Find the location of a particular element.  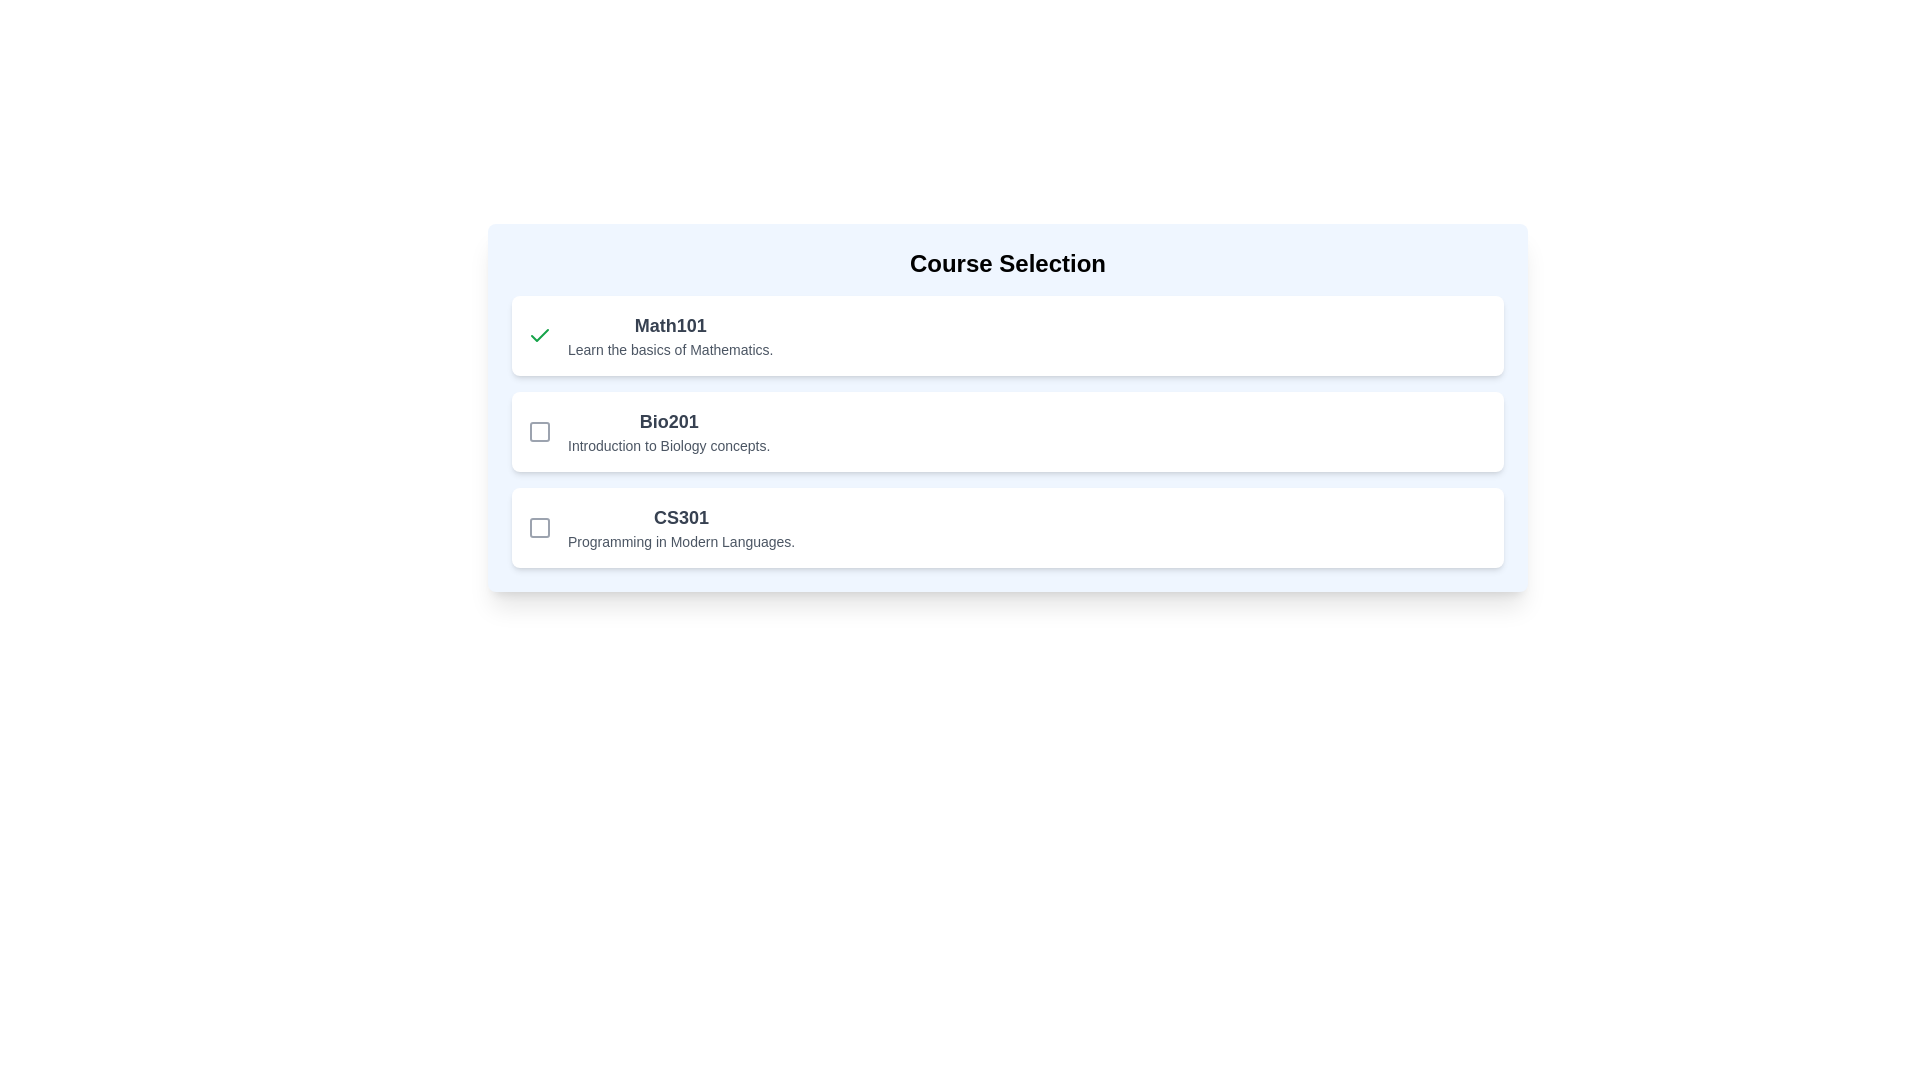

the checkbox icon to the left of the 'Bio201' item is located at coordinates (539, 431).